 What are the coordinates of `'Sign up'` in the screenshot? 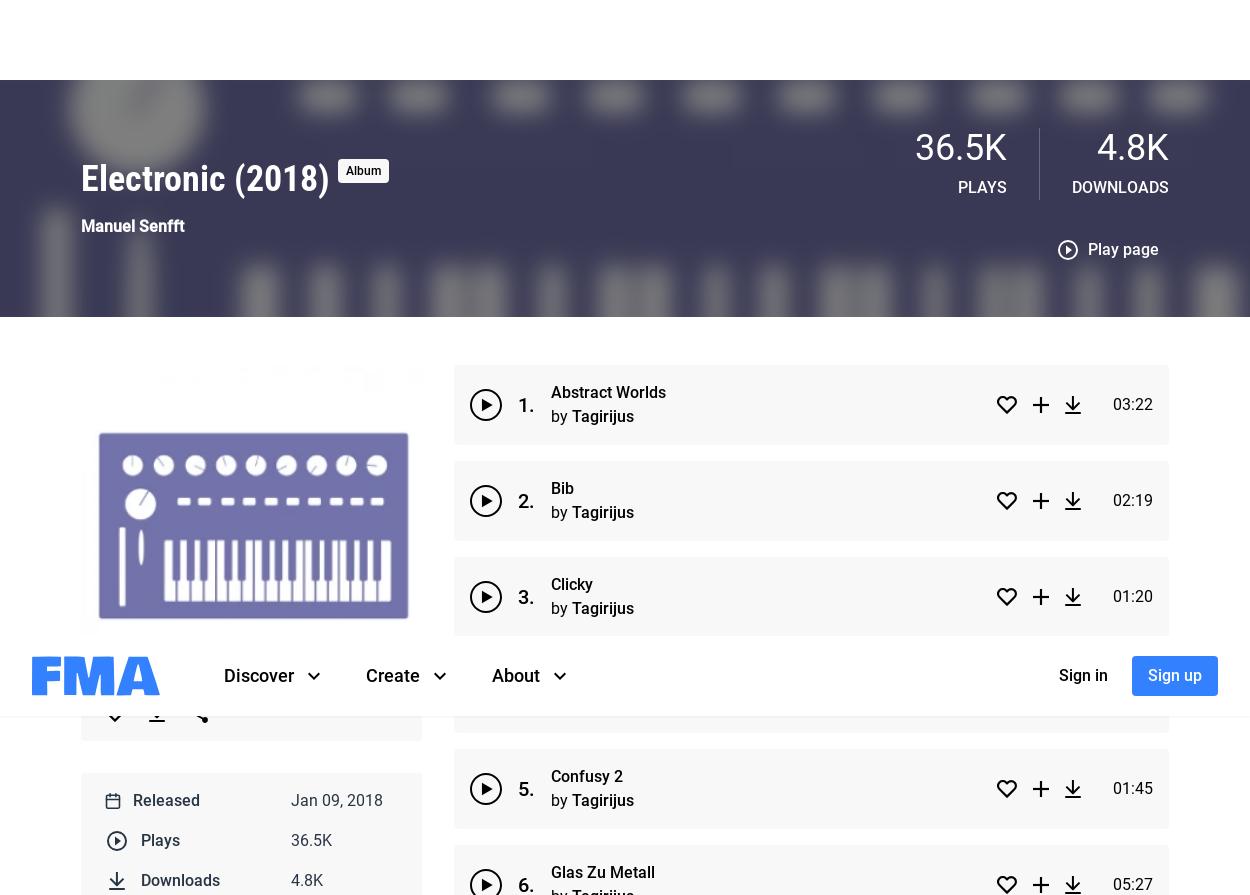 It's located at (1148, 39).